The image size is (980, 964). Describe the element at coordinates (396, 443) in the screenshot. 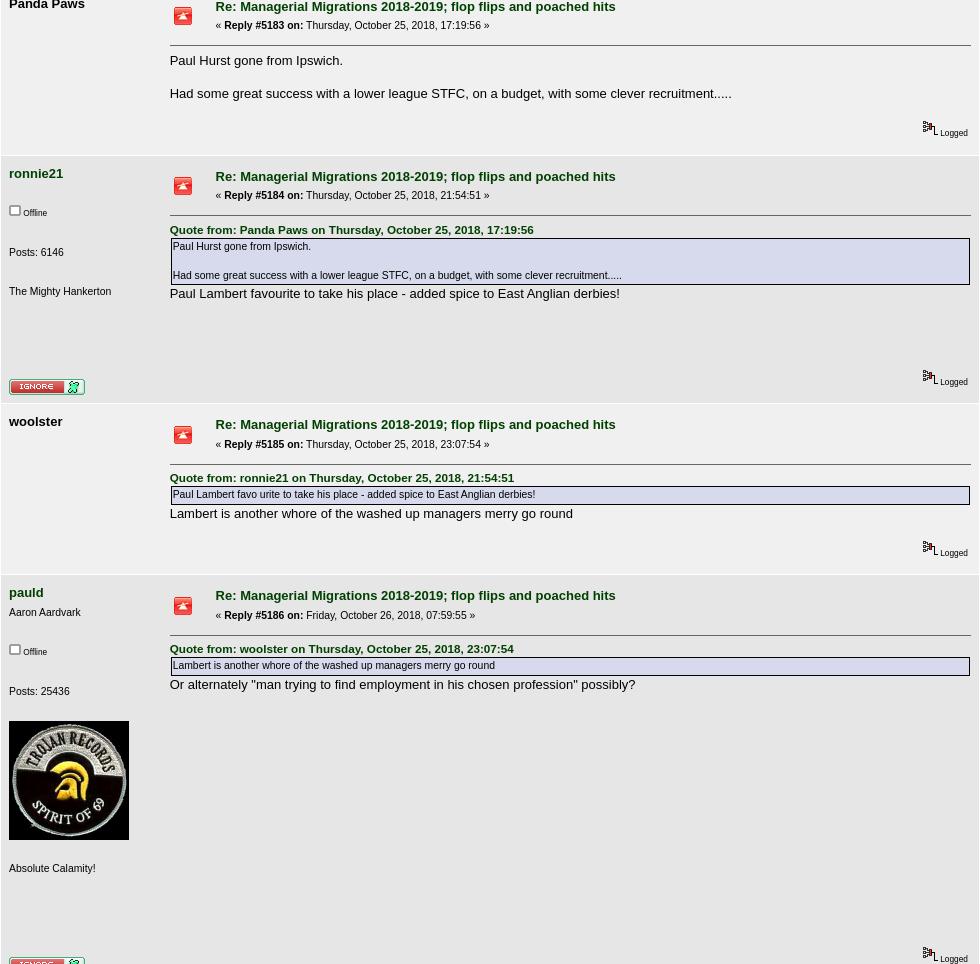

I see `'Thursday, October 25, 2018, 23:07:54 »'` at that location.